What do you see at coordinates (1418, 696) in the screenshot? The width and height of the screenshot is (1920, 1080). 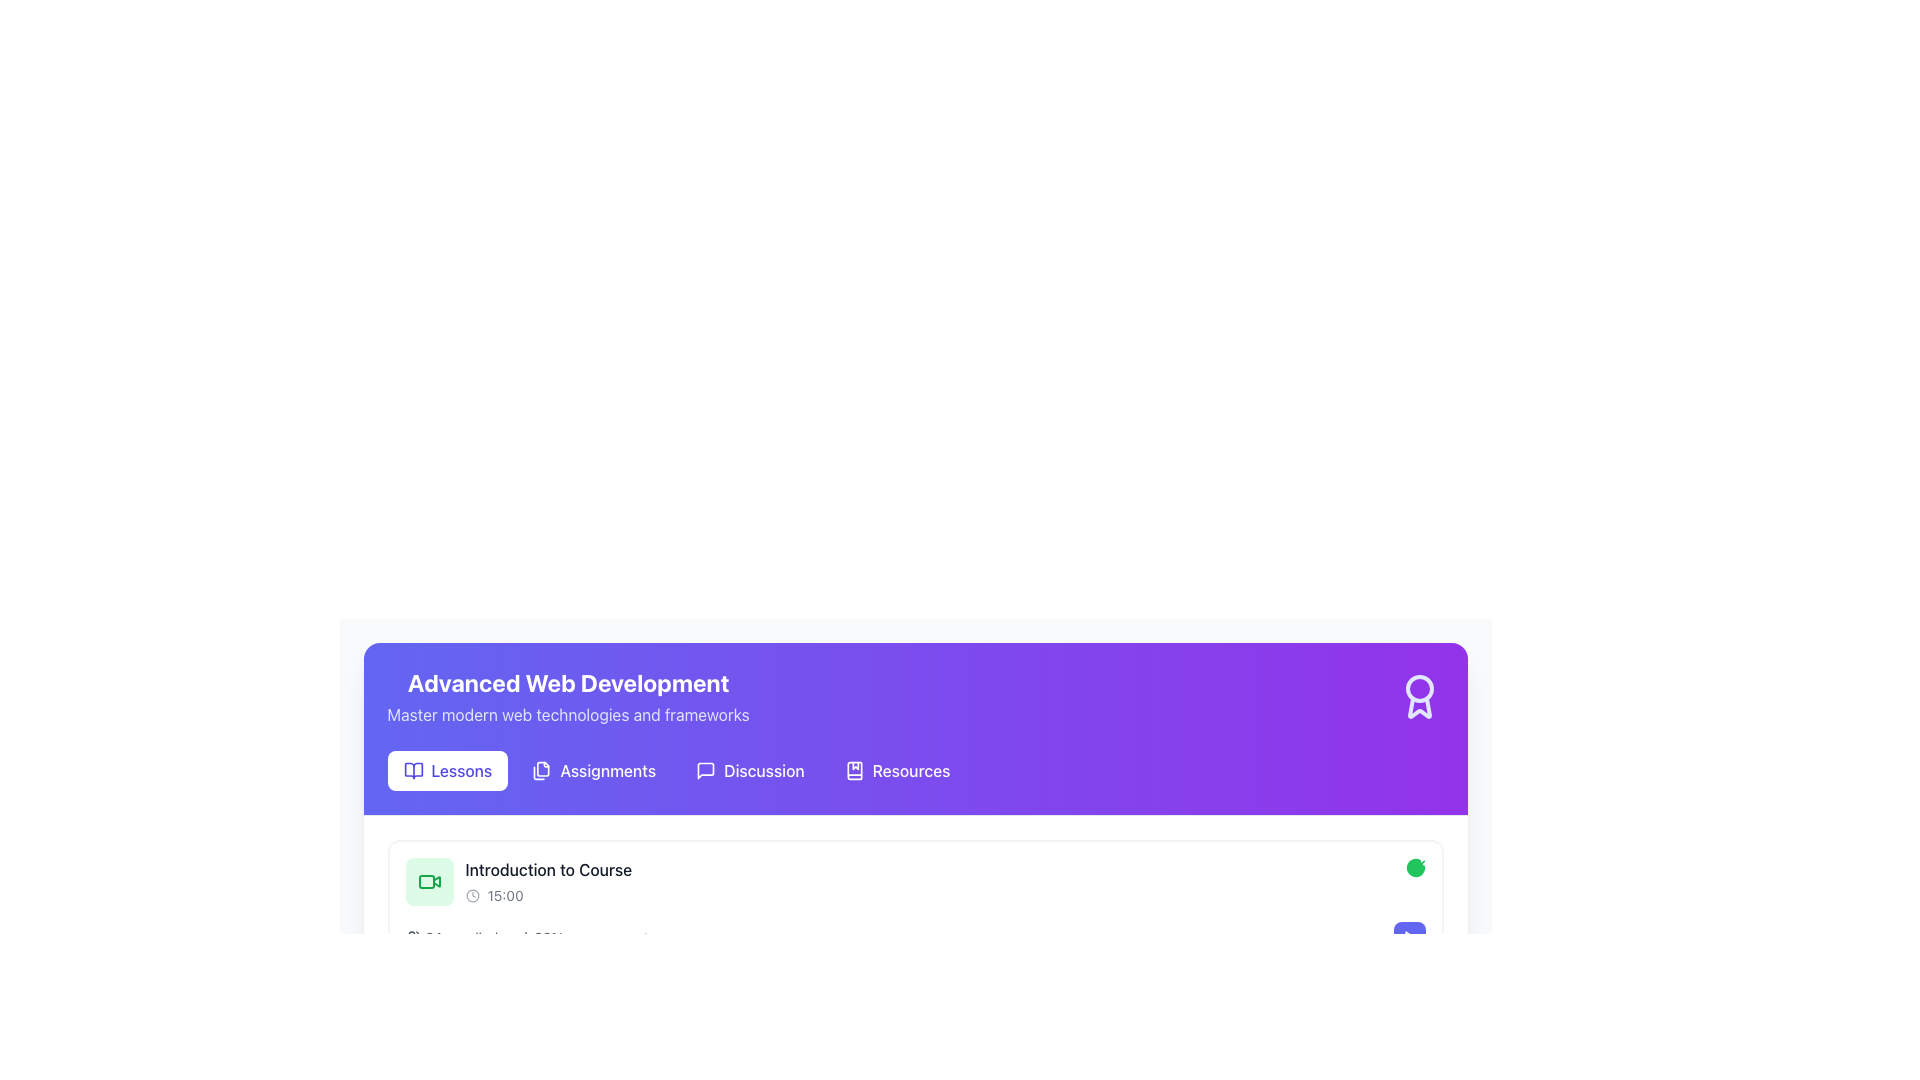 I see `the award ribbon icon located in the top-right corner of the banner` at bounding box center [1418, 696].